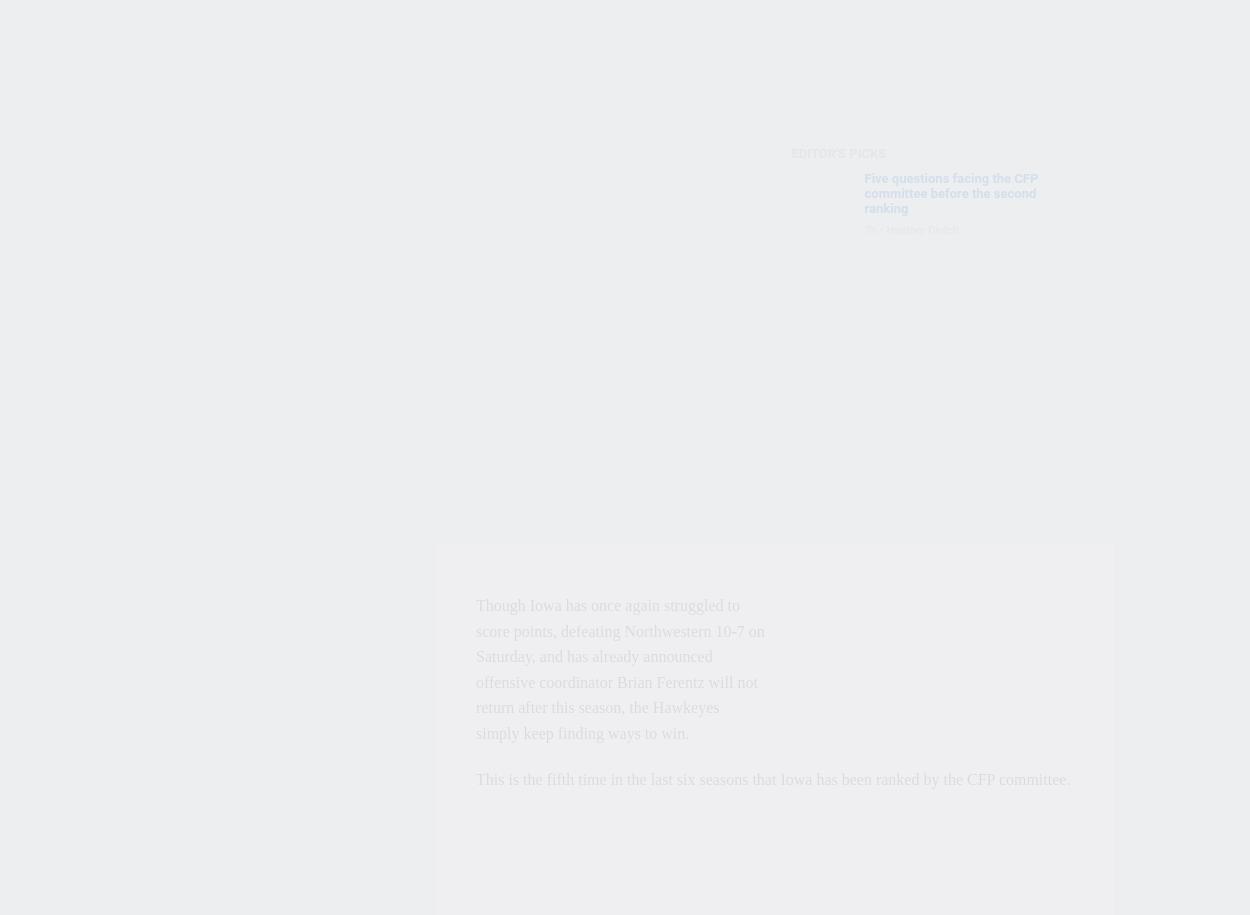  Describe the element at coordinates (475, 321) in the screenshot. I see `'"Not to be repetitive, (but) our mission, as a committee, is to judge the teams that are eligible for the postseason," Corrigan said. "This is not a CFP committee issue."'` at that location.